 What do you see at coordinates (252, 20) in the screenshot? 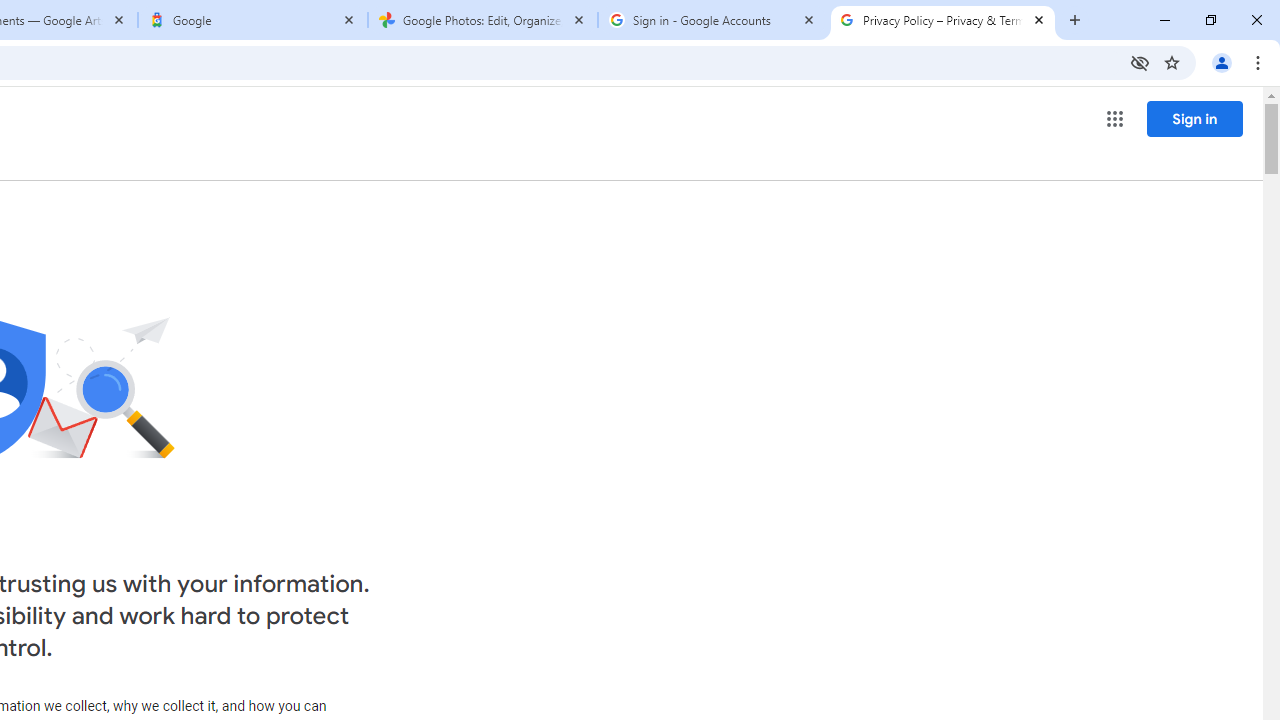
I see `'Google'` at bounding box center [252, 20].